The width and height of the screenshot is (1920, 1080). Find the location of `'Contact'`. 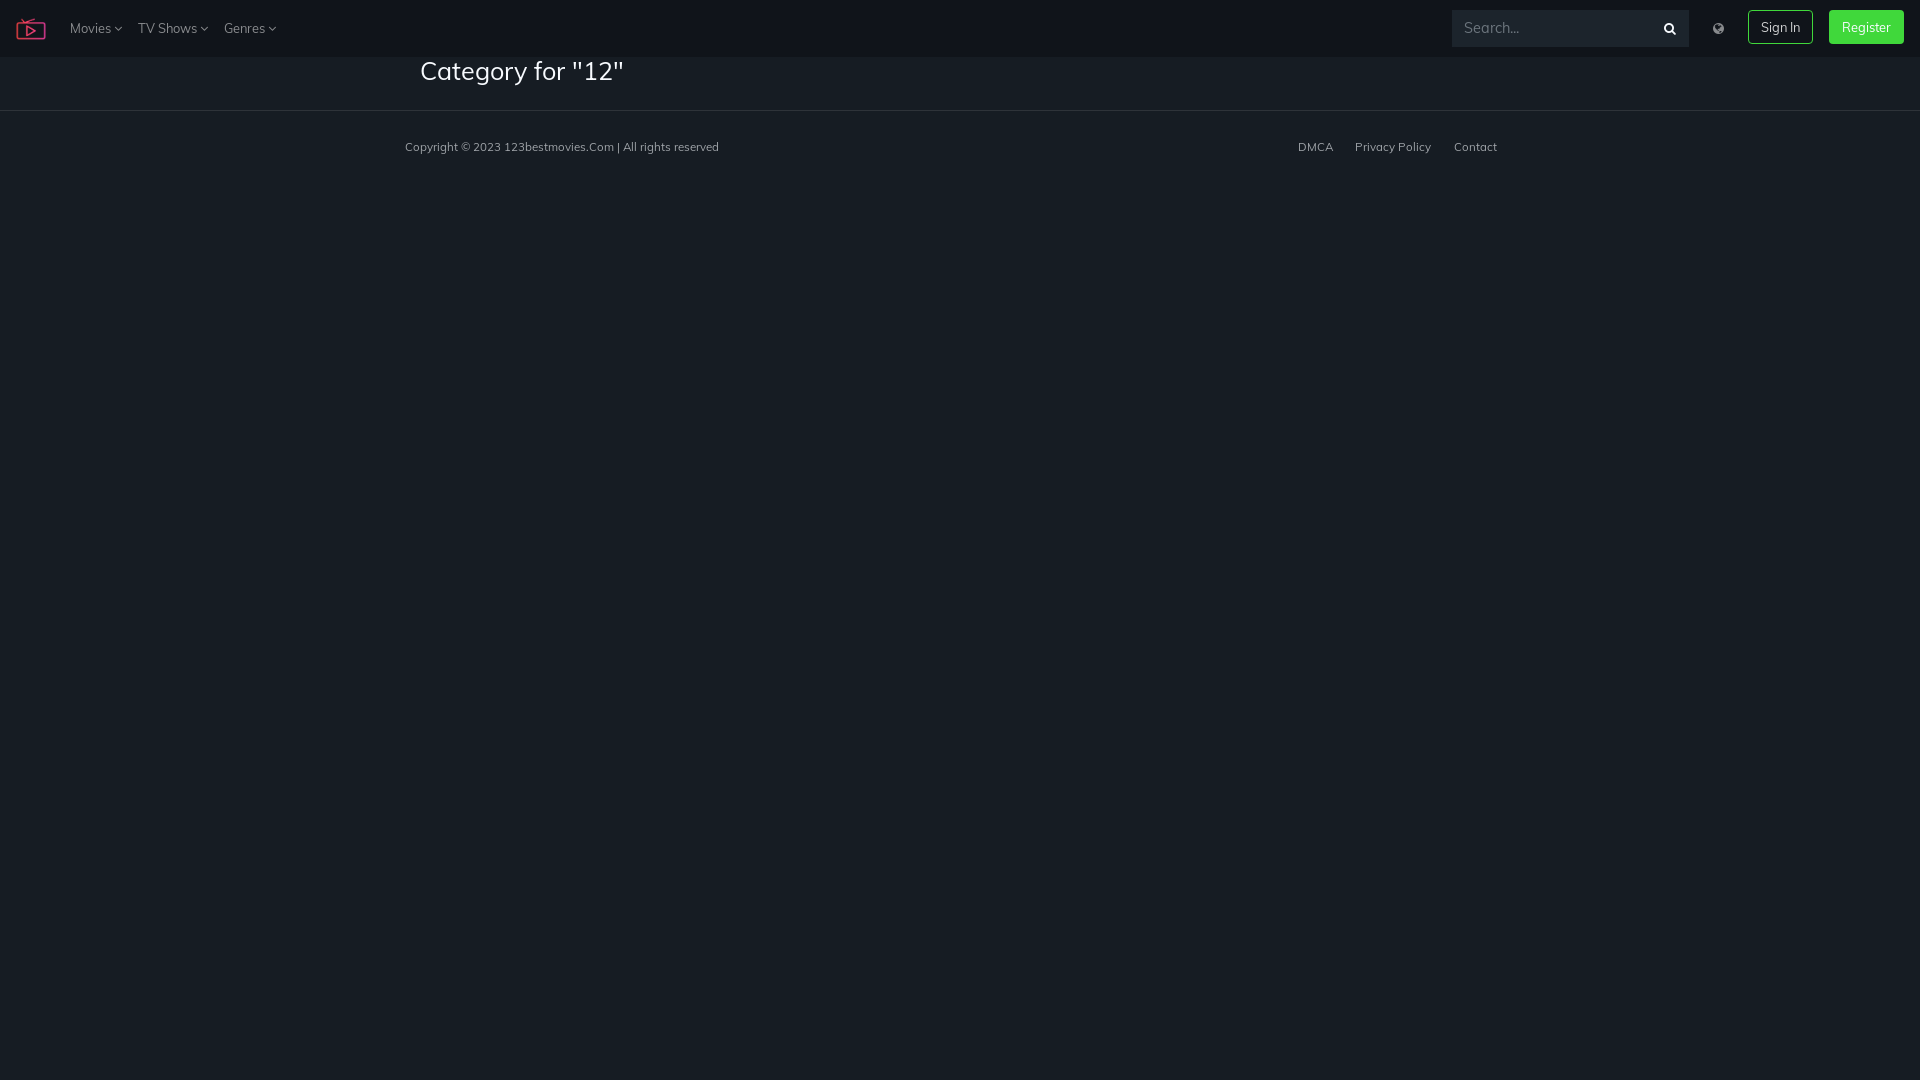

'Contact' is located at coordinates (1475, 145).